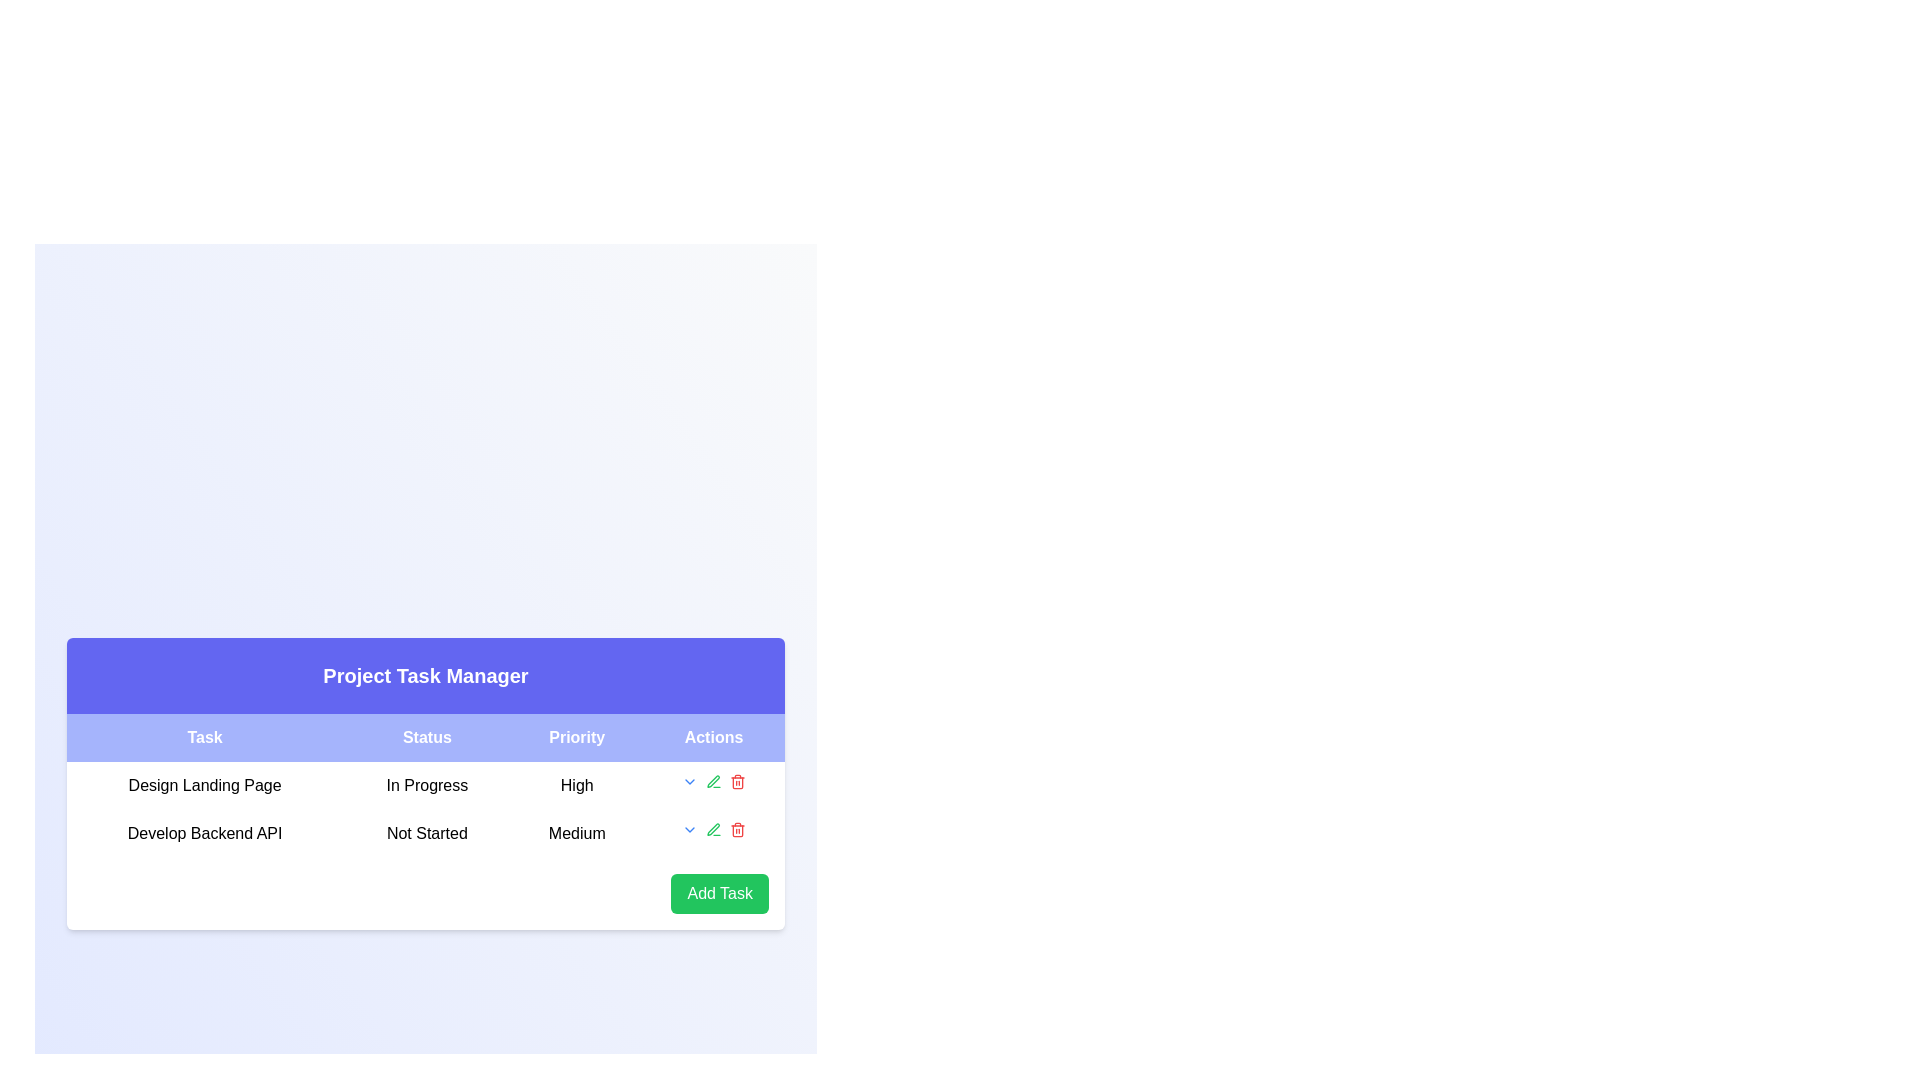 Image resolution: width=1920 pixels, height=1080 pixels. I want to click on the text element displaying 'Design Landing Page' located in the first column of the first data row under the 'Task' heading in the table, so click(205, 785).